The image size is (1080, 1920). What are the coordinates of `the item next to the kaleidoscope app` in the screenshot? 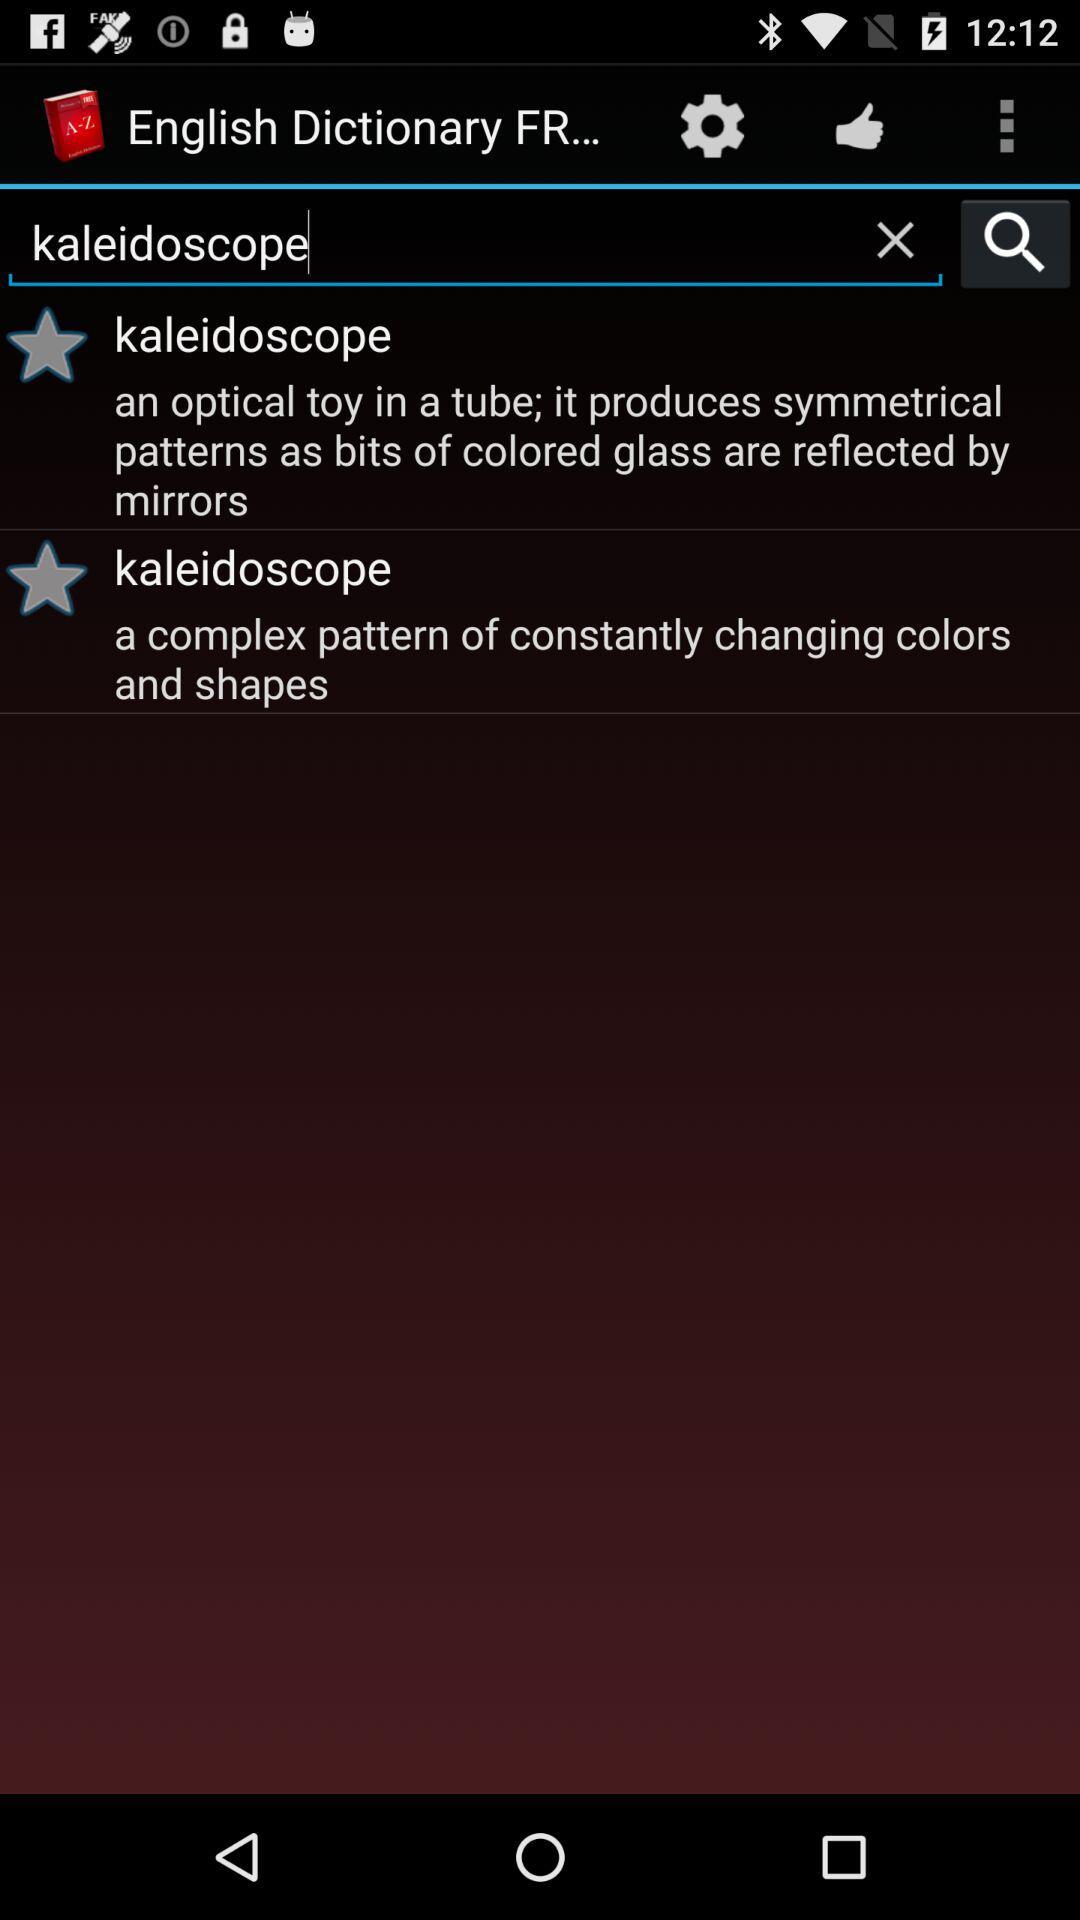 It's located at (53, 344).